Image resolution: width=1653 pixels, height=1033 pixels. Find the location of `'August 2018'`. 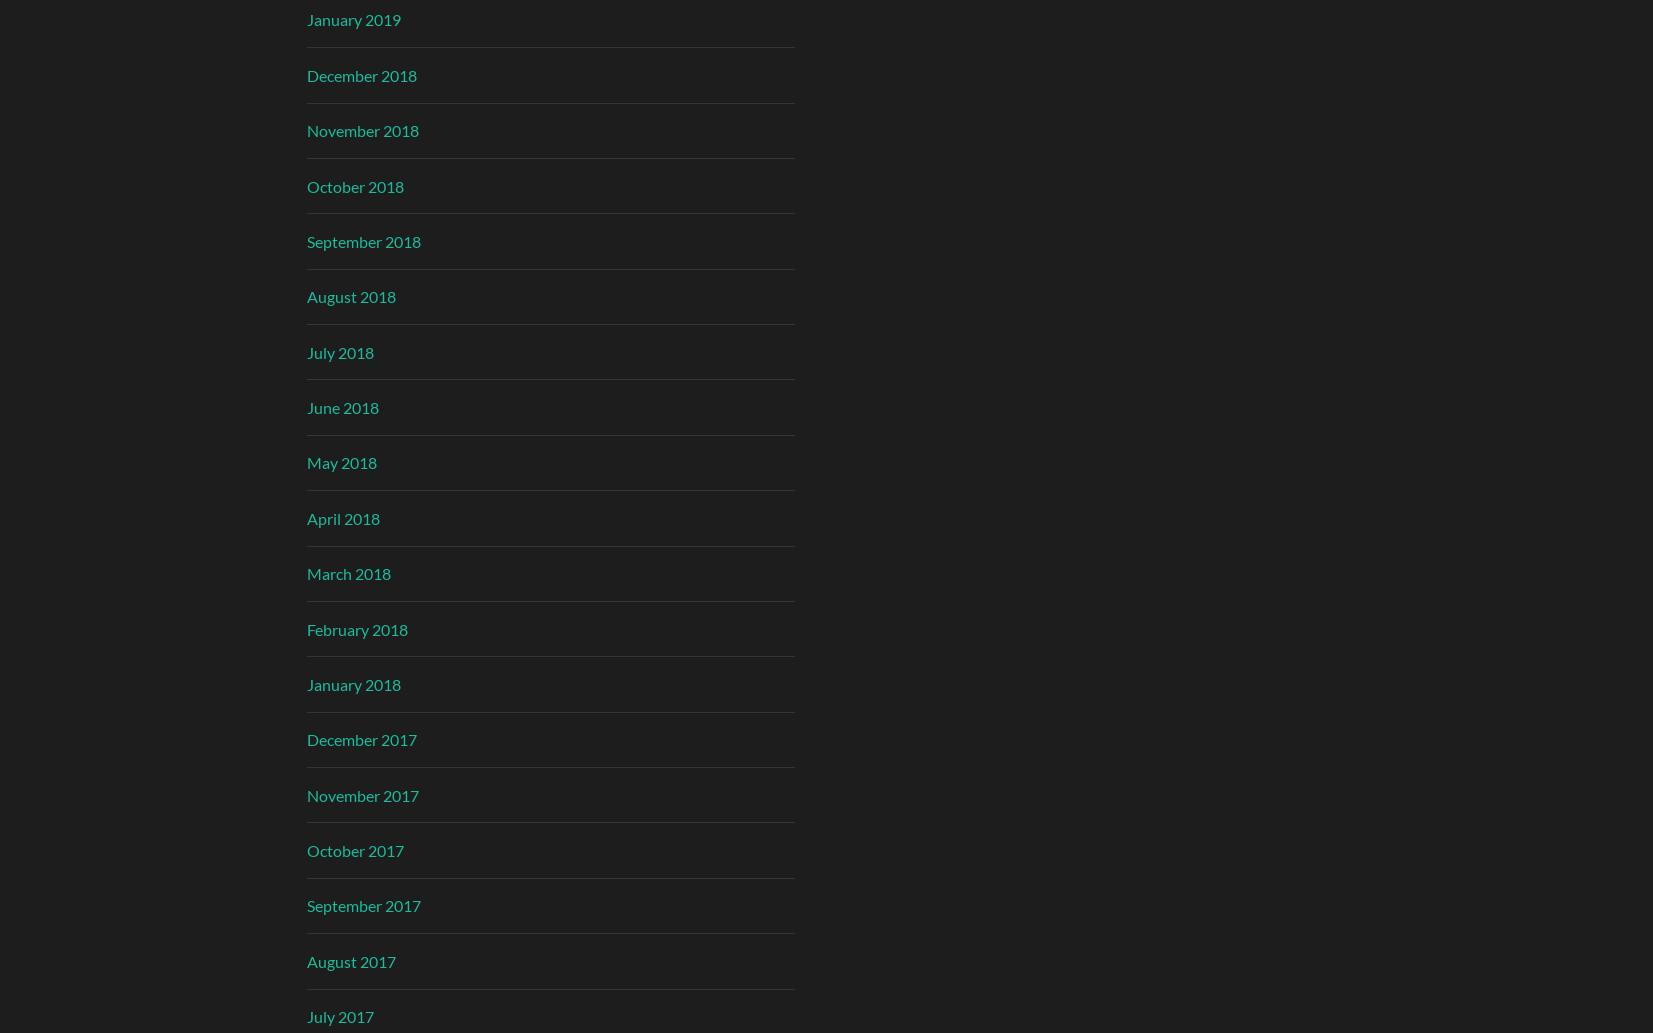

'August 2018' is located at coordinates (349, 295).